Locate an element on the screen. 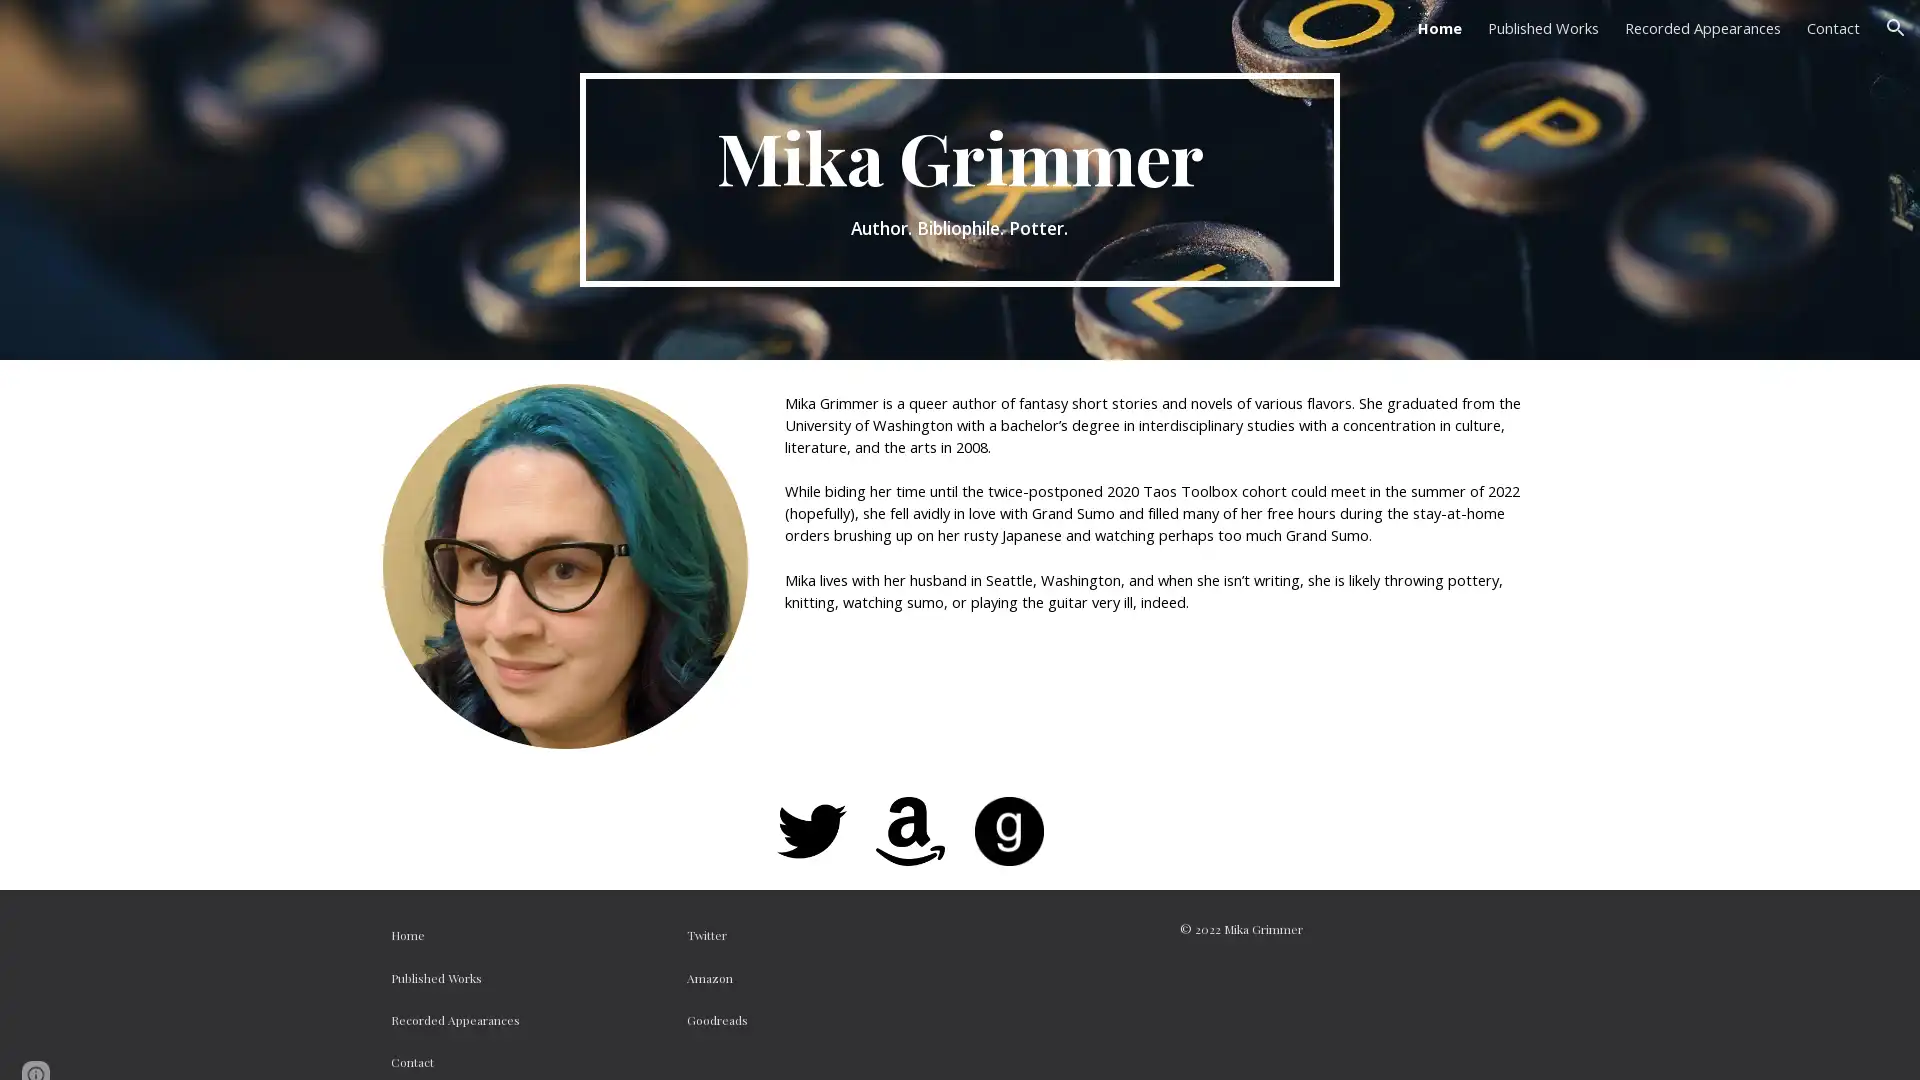  Report abuse is located at coordinates (183, 1044).